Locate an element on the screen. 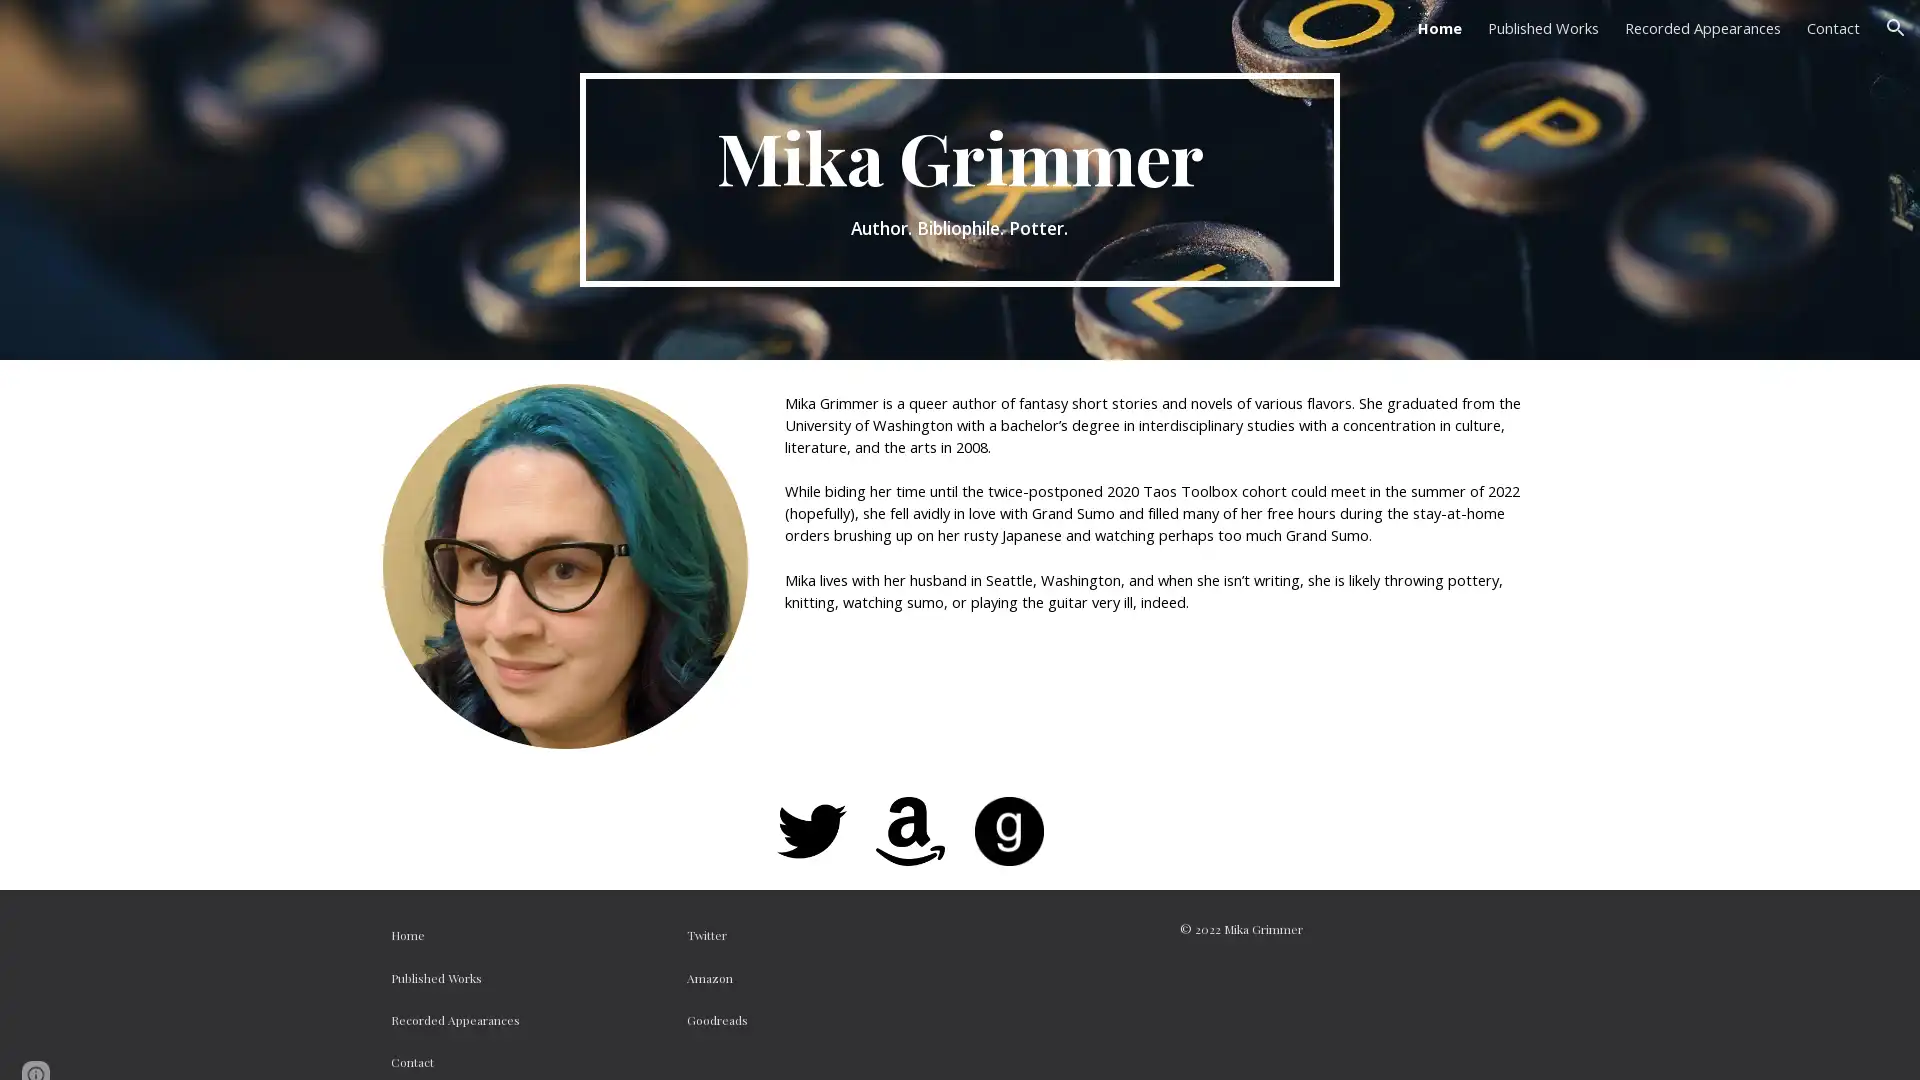  Report abuse is located at coordinates (183, 1044).